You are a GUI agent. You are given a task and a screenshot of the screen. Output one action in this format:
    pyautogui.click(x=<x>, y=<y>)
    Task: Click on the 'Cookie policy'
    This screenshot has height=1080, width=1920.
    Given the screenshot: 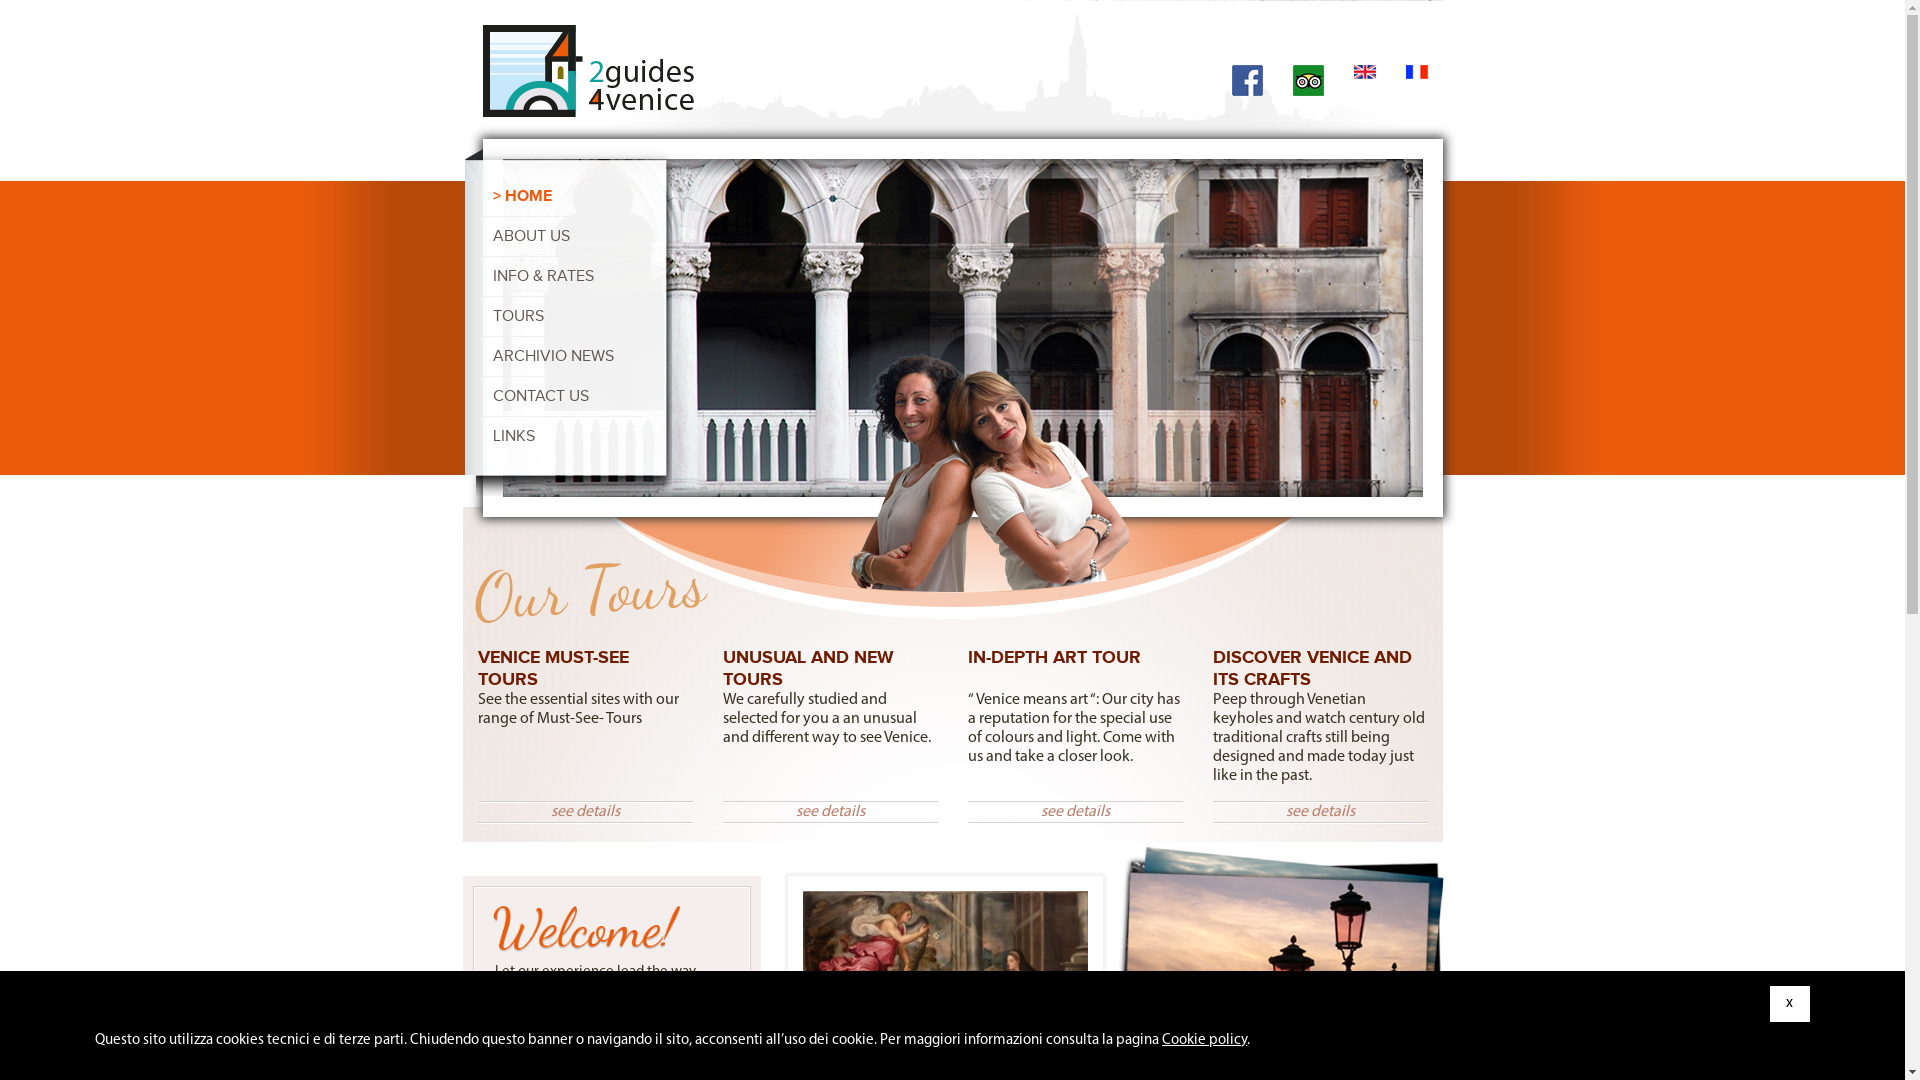 What is the action you would take?
    pyautogui.click(x=1203, y=1039)
    